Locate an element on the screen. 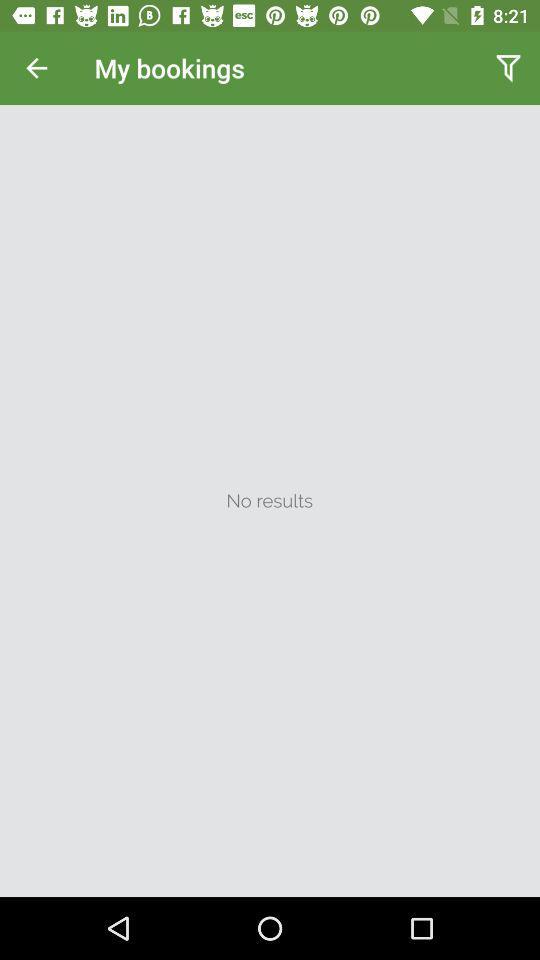 This screenshot has height=960, width=540. app next to my bookings item is located at coordinates (508, 68).